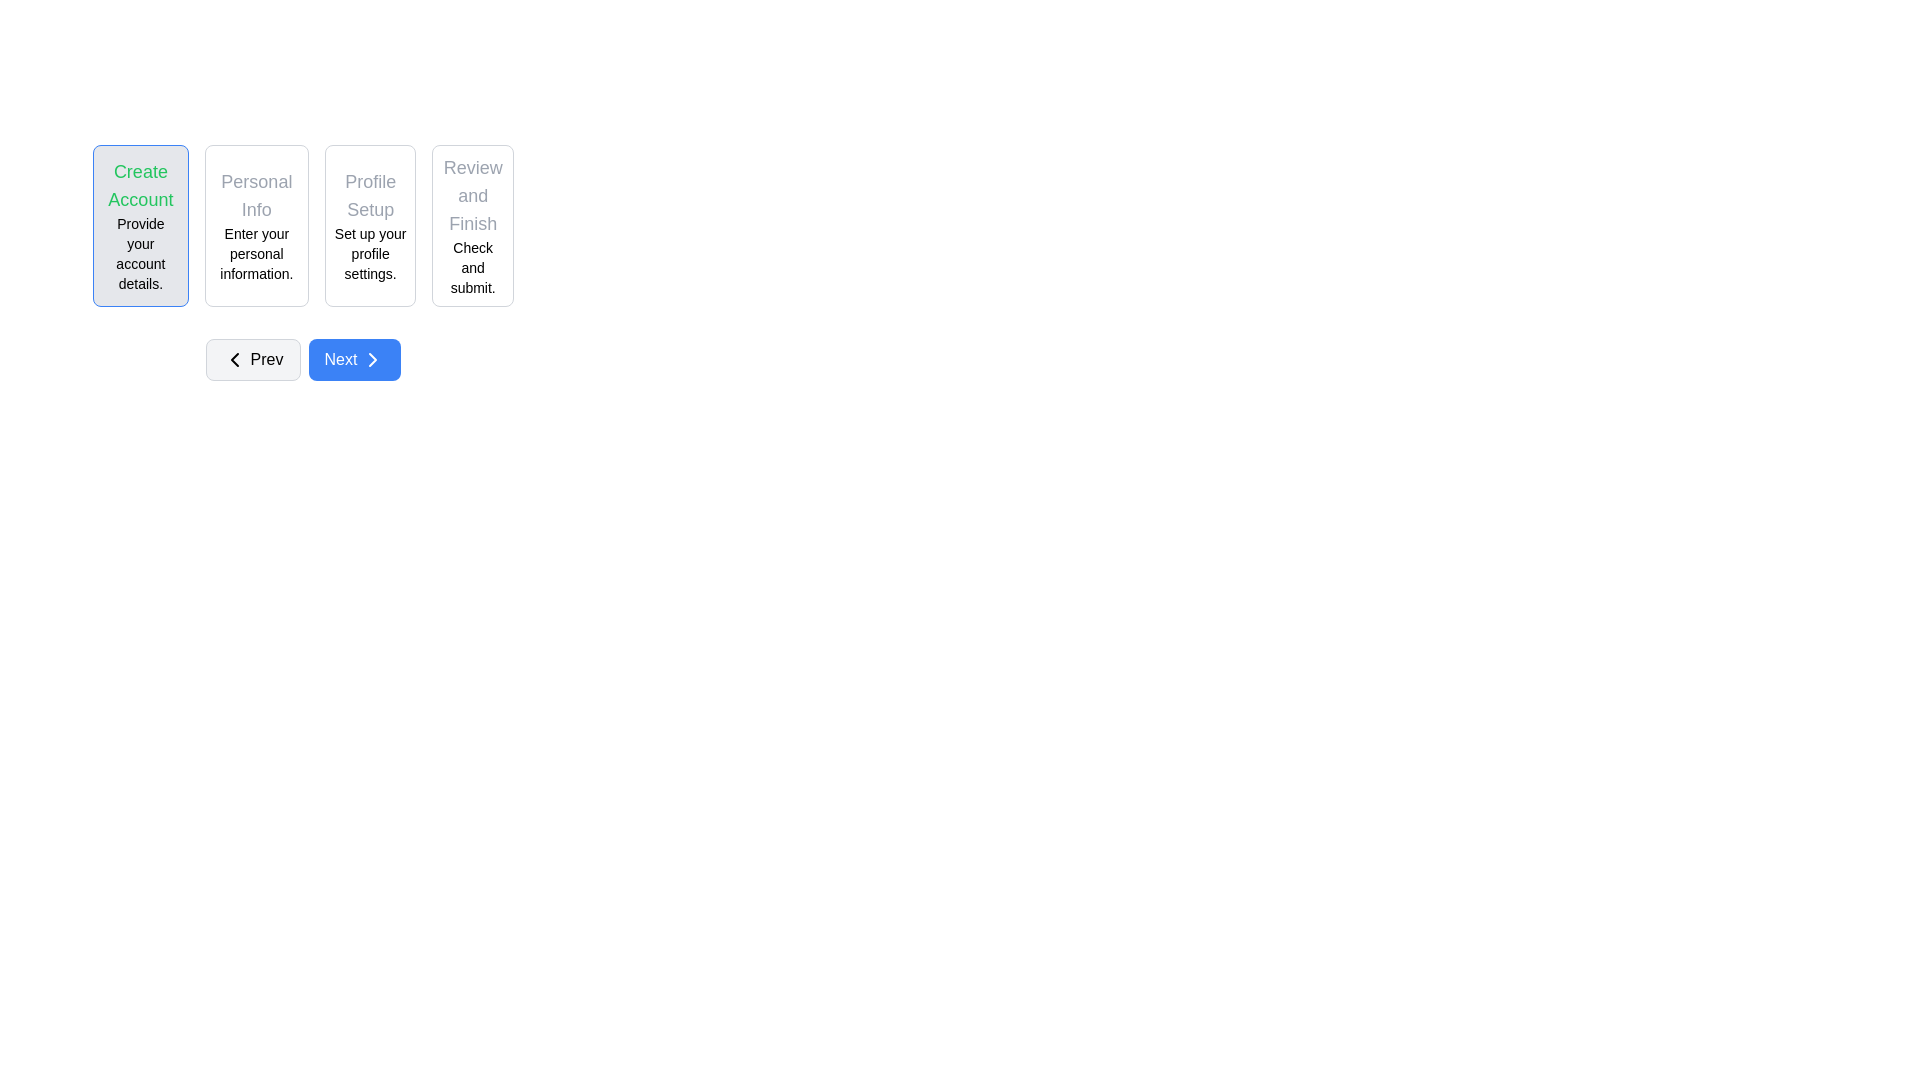  Describe the element at coordinates (255, 253) in the screenshot. I see `the text label displaying 'Enter your personal information.' which is located below the header 'Personal Info' in the second step navigation card` at that location.